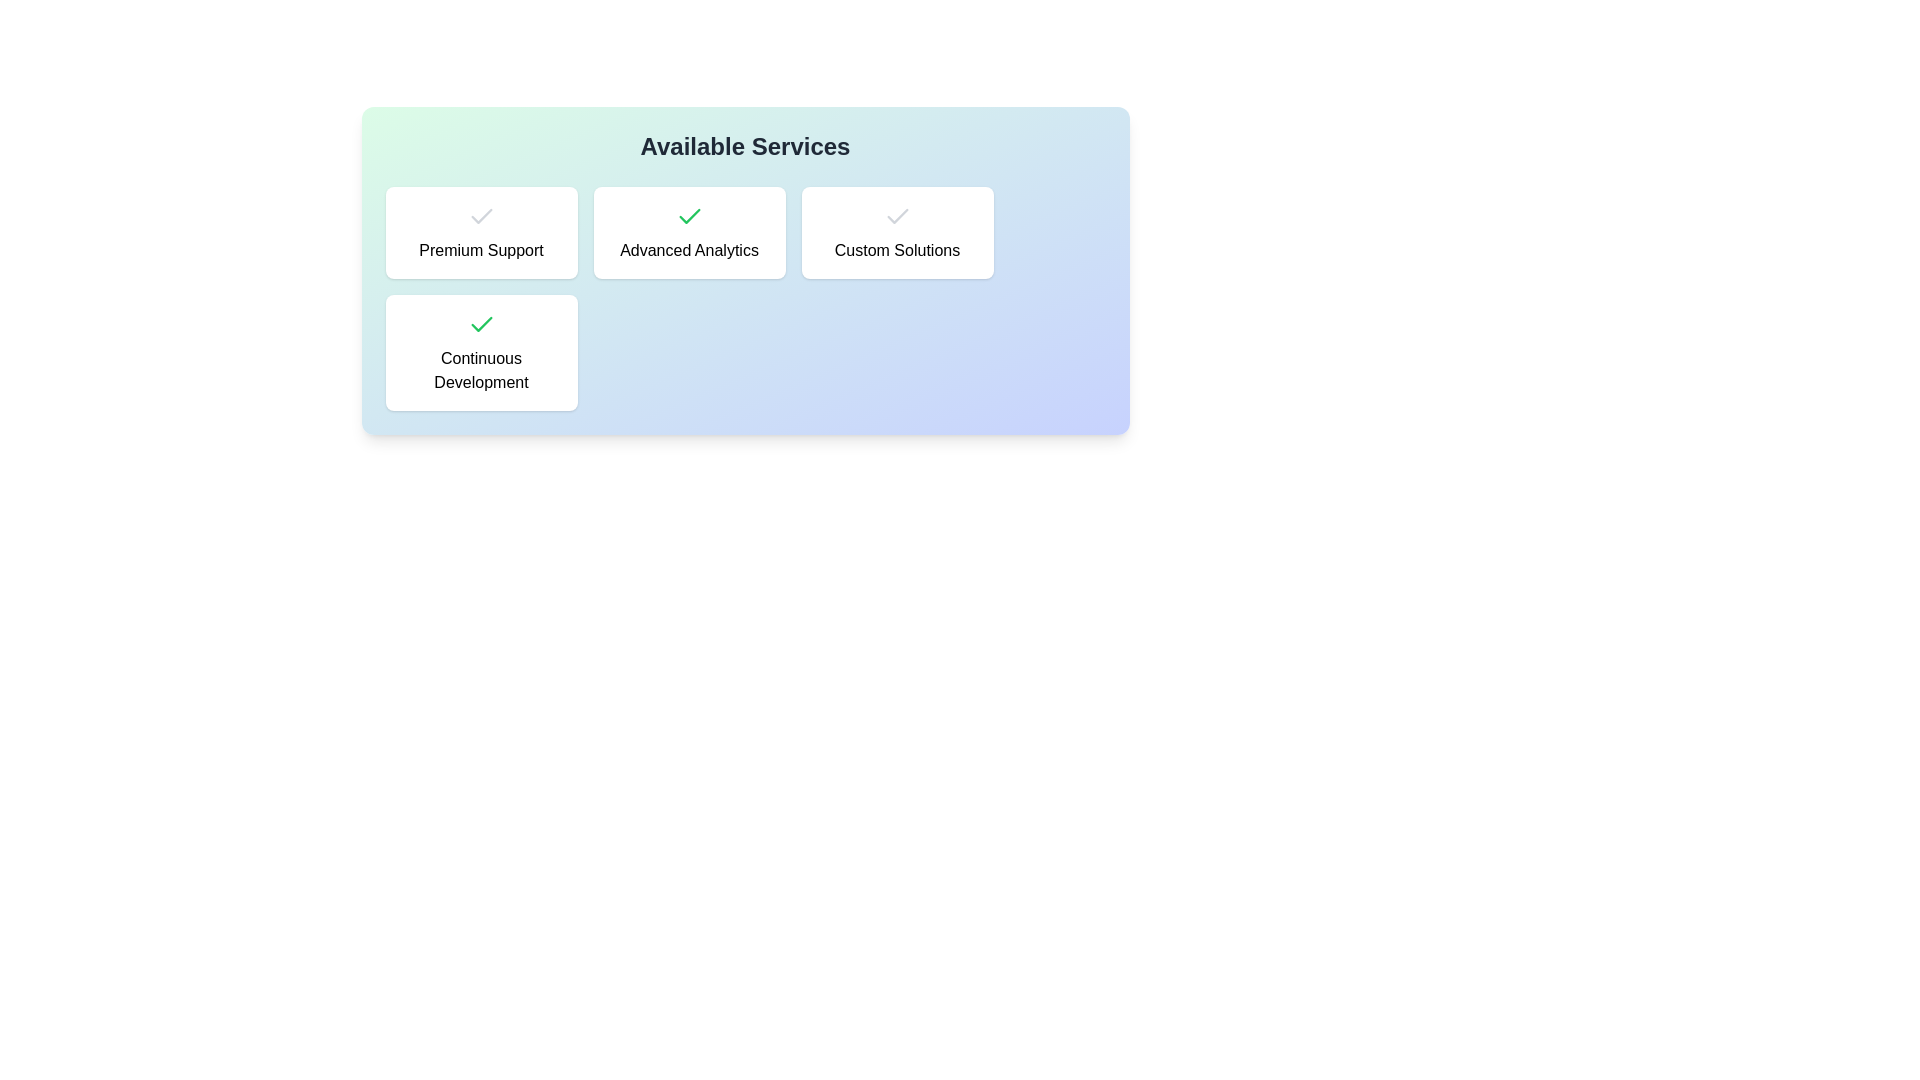 The height and width of the screenshot is (1080, 1920). I want to click on the green checkmark-shaped SVG icon that symbolizes confirmation, located to the left of the 'Continuous Development' text in the button-like component of the grid below 'Available Services', so click(481, 323).